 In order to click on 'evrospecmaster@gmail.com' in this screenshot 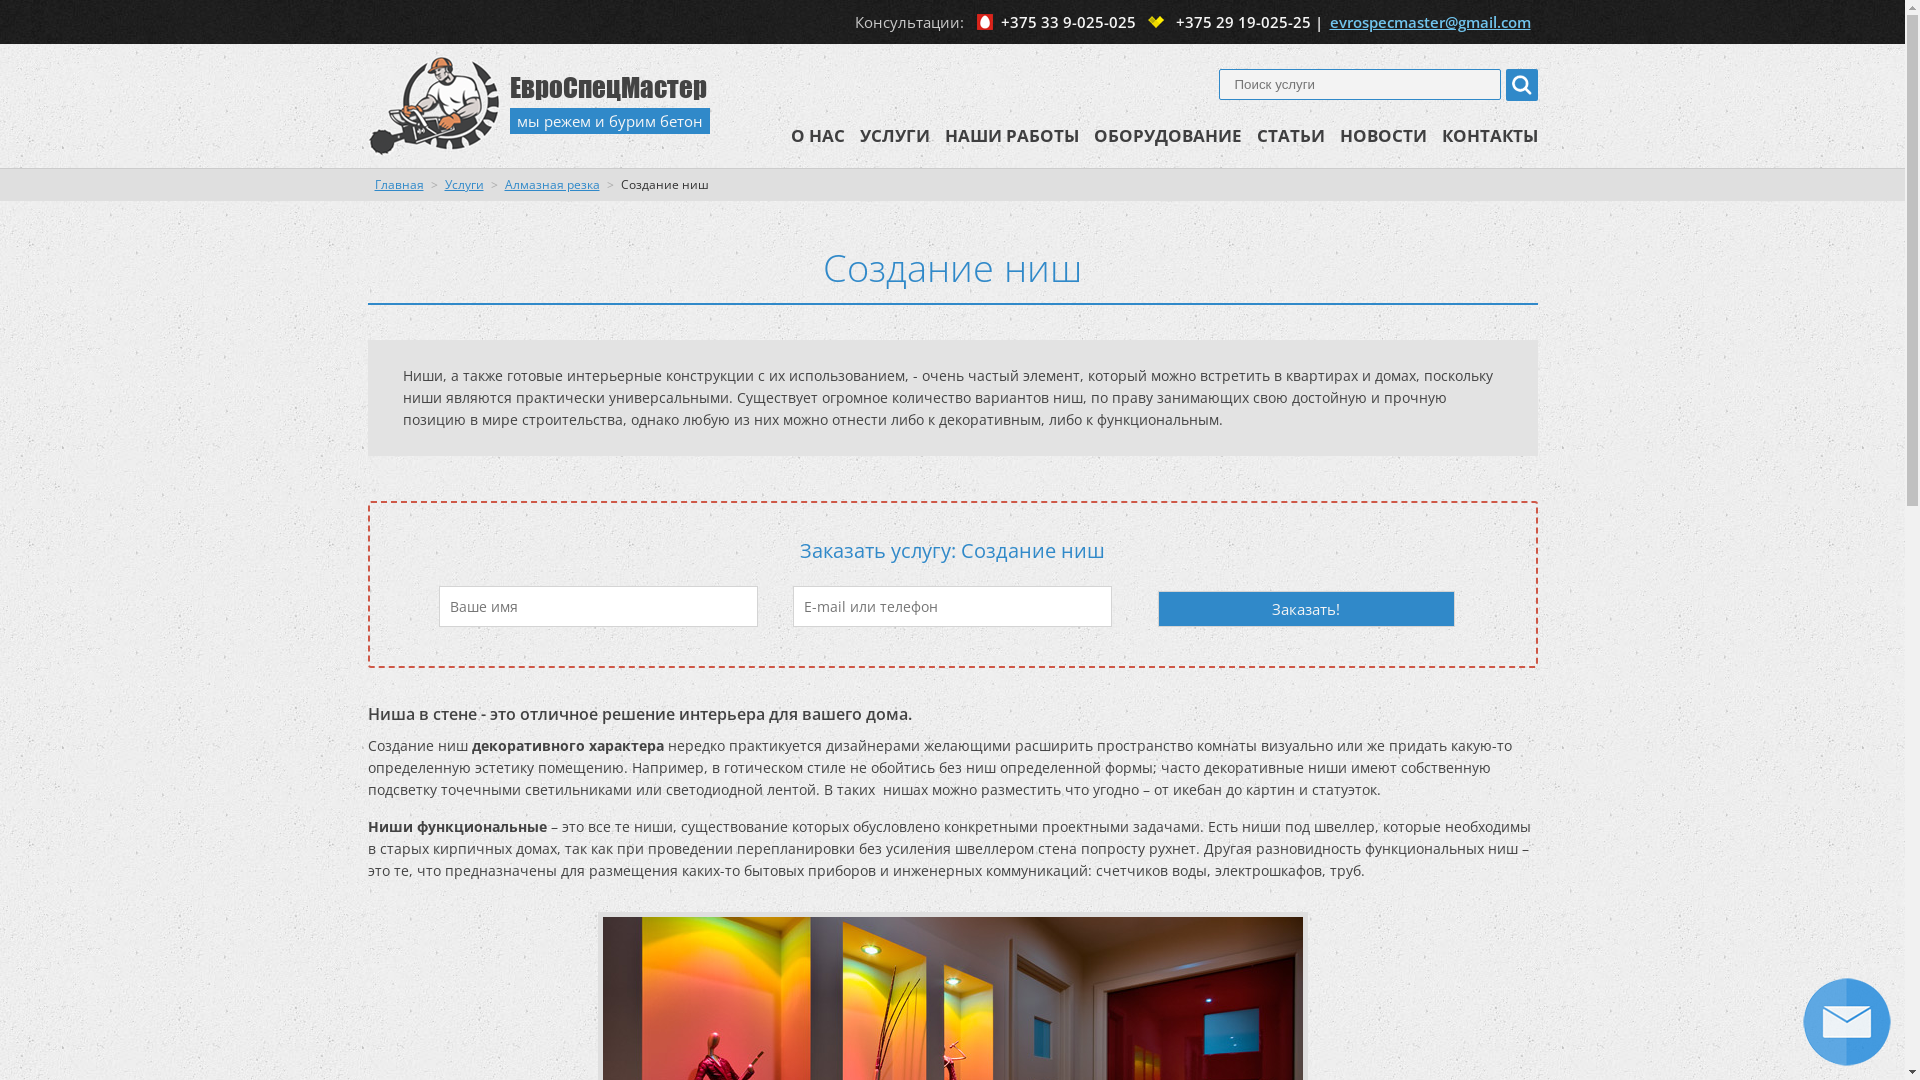, I will do `click(1424, 22)`.